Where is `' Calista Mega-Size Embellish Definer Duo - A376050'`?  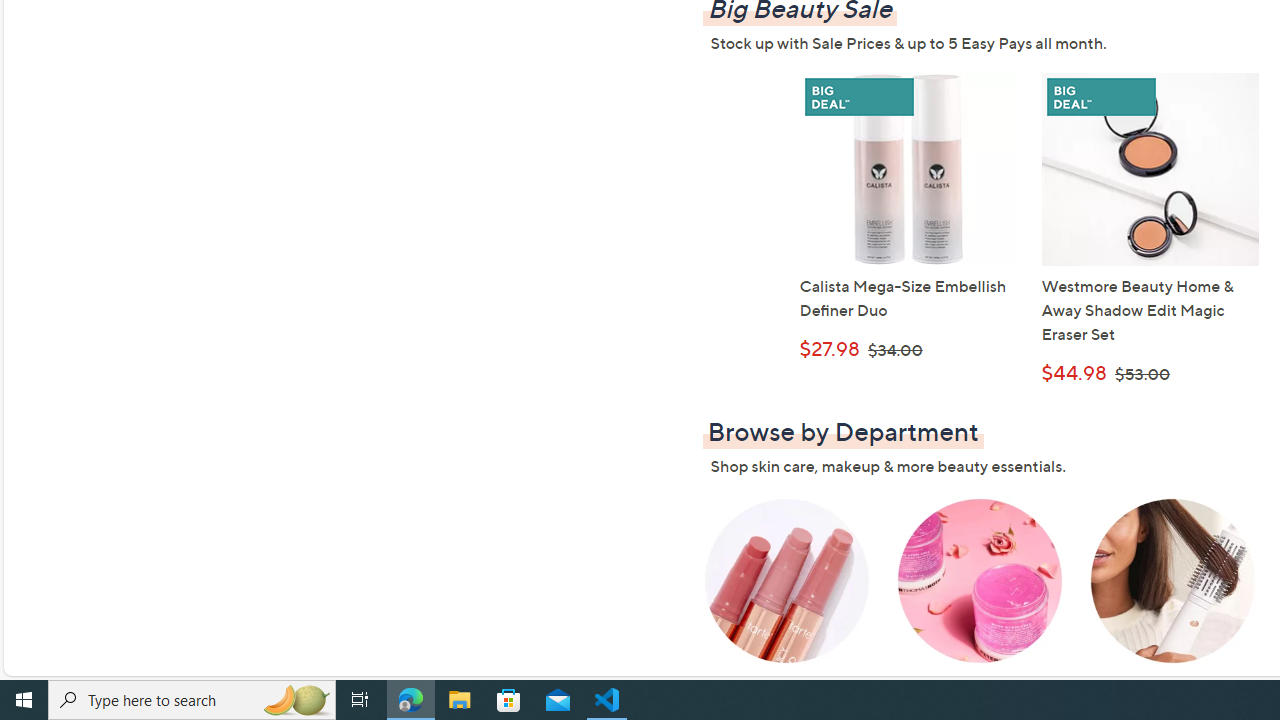
' Calista Mega-Size Embellish Definer Duo - A376050' is located at coordinates (907, 168).